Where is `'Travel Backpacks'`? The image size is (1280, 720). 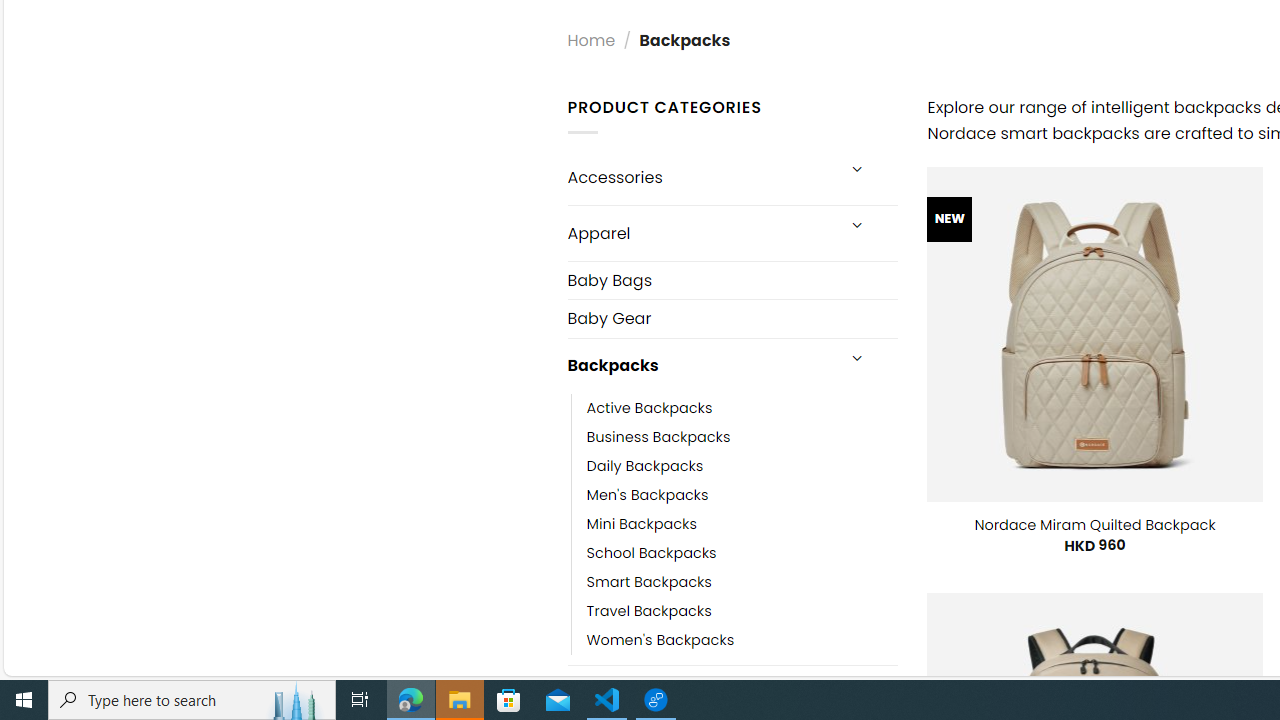
'Travel Backpacks' is located at coordinates (648, 609).